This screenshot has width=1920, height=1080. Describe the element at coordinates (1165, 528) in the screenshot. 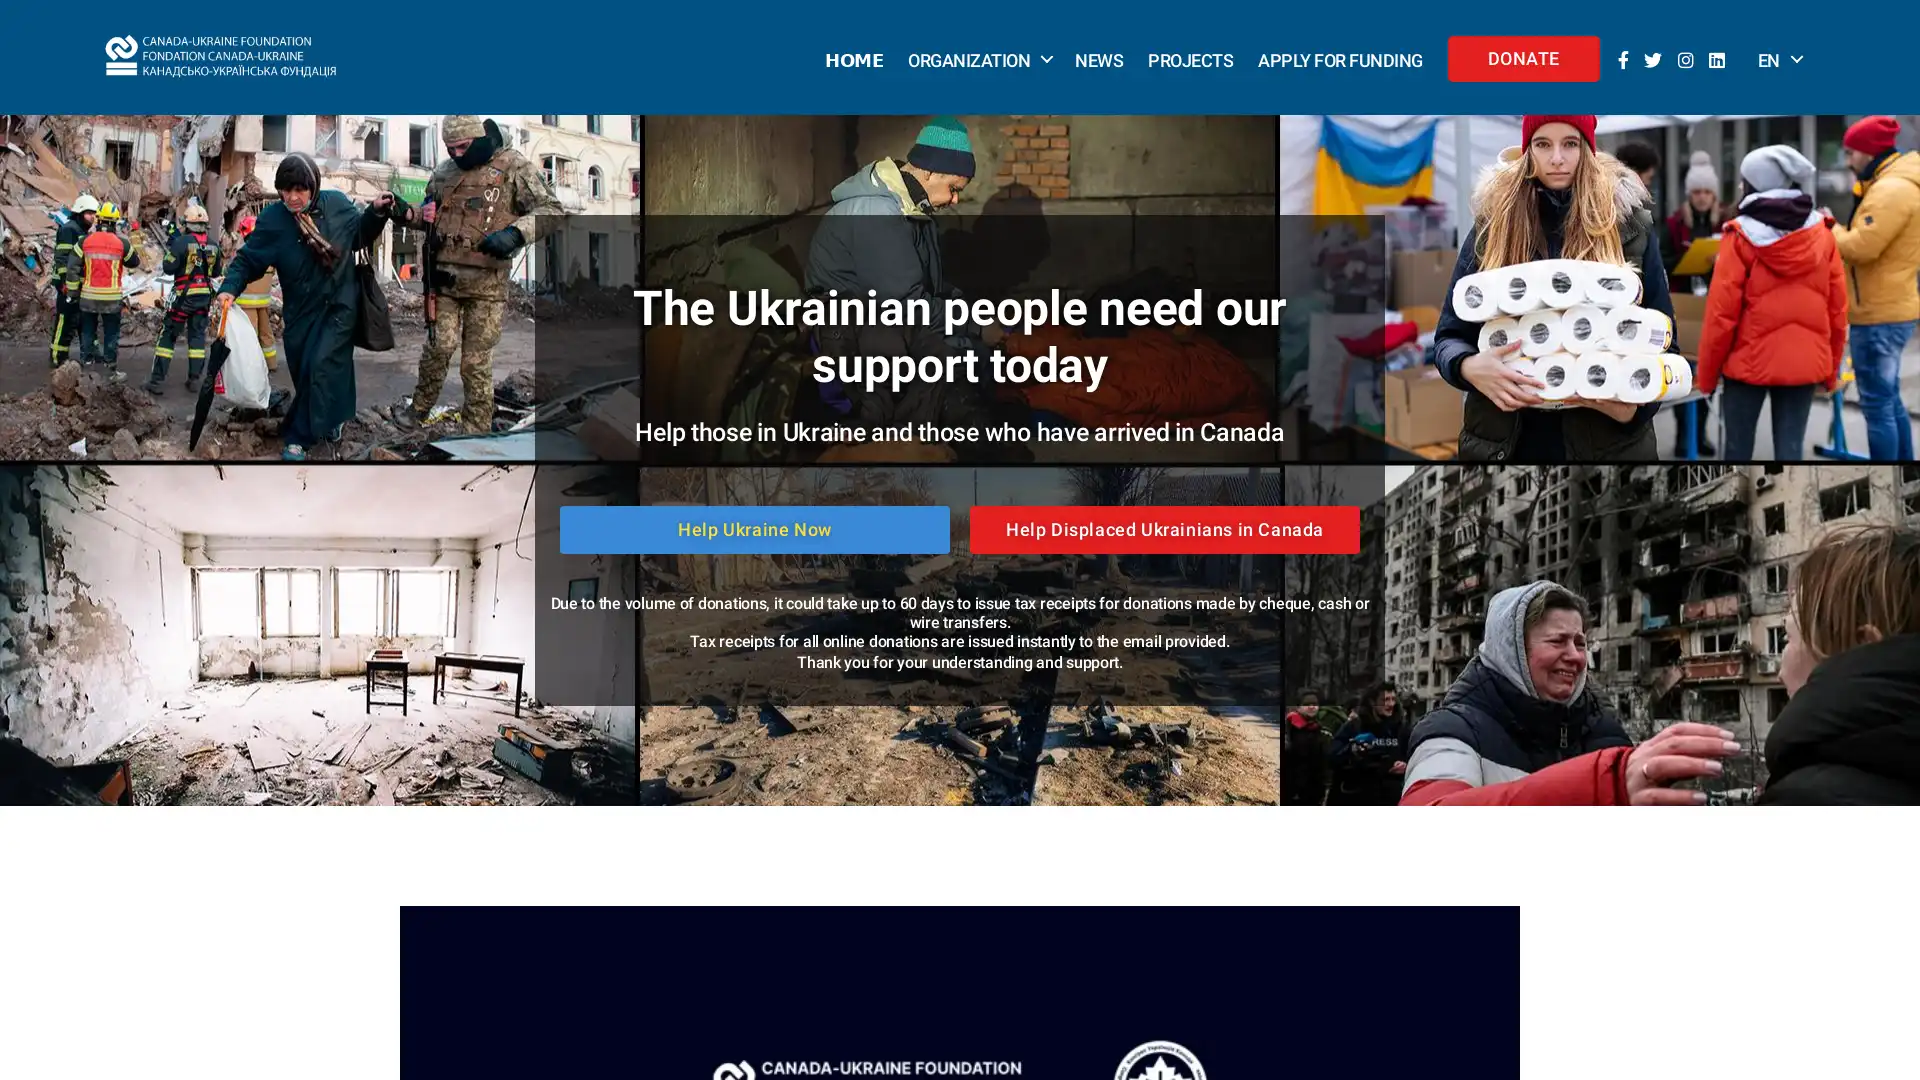

I see `Help Displaced Ukrainians in Canada` at that location.